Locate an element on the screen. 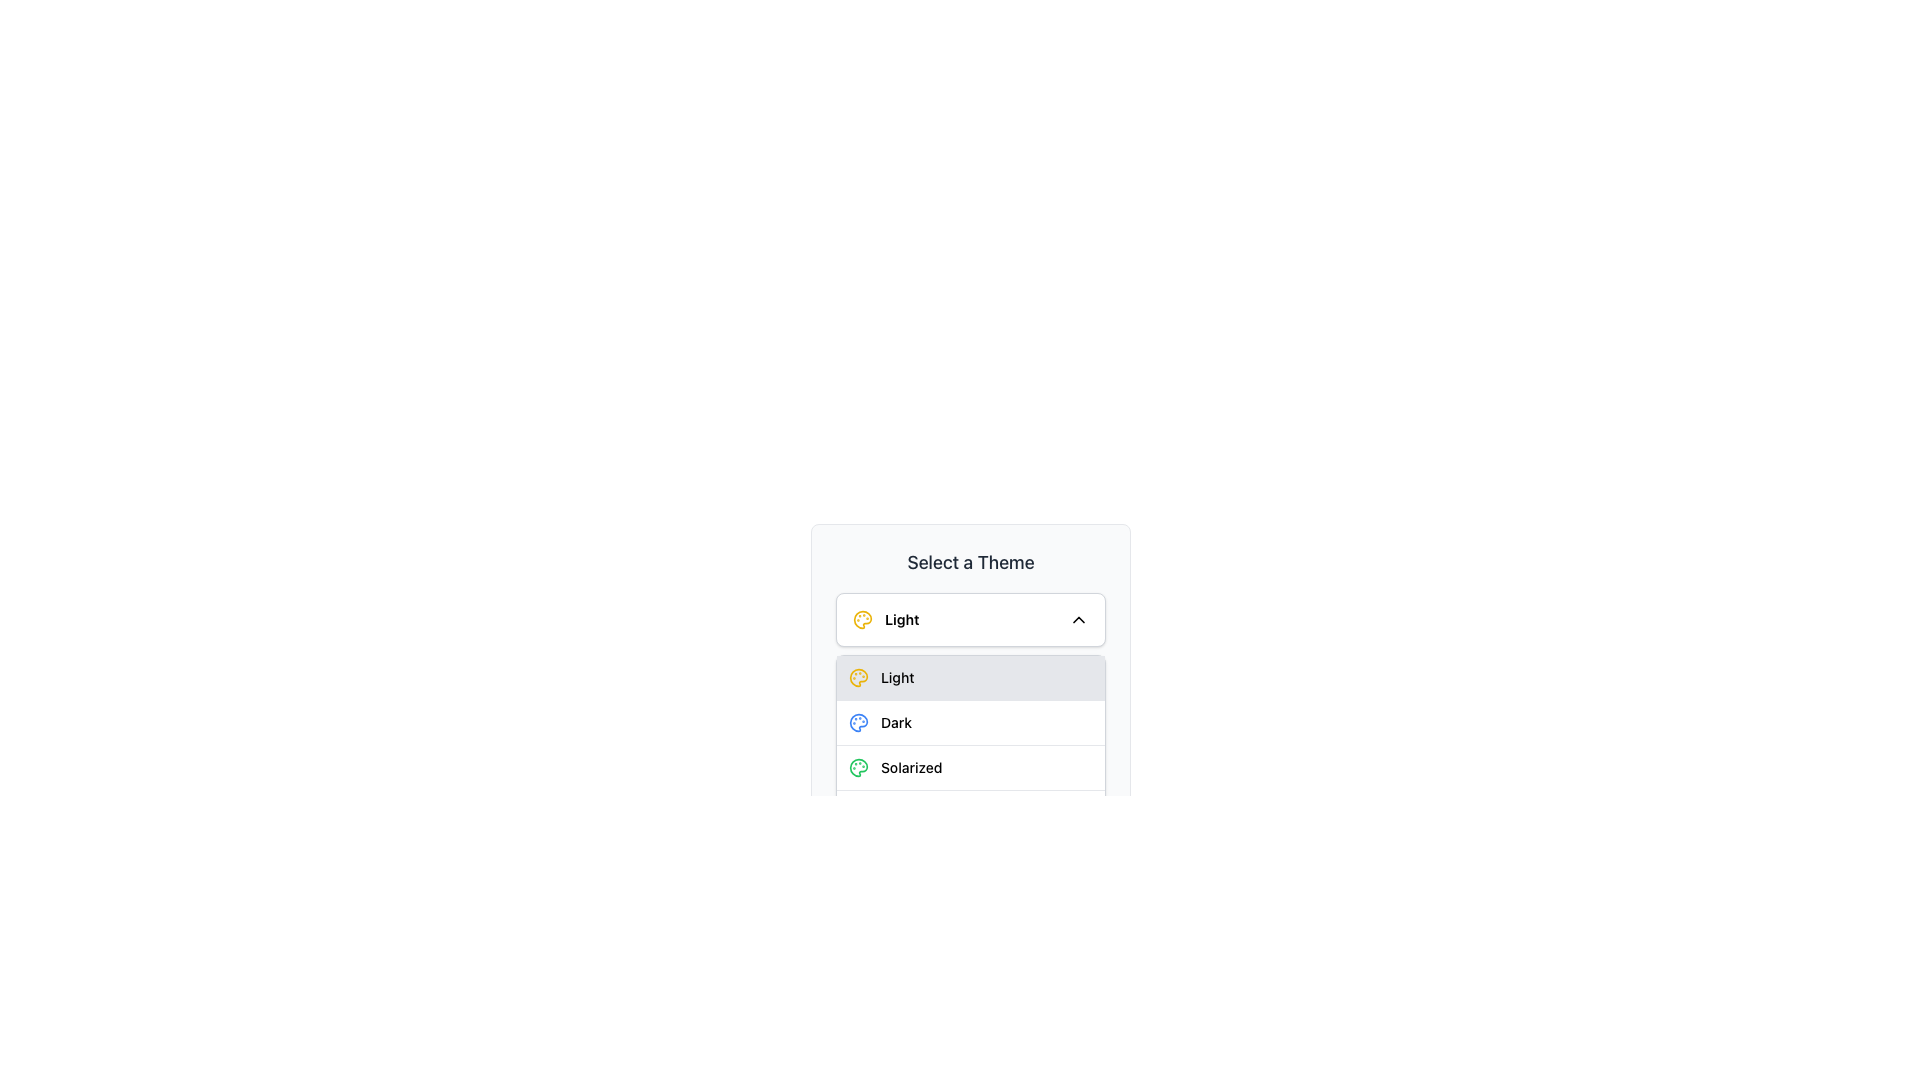 The height and width of the screenshot is (1080, 1920). the circular icon resembling an artist's palette, which is displayed in yellow tones and is part of the theme selector dropdown is located at coordinates (859, 677).